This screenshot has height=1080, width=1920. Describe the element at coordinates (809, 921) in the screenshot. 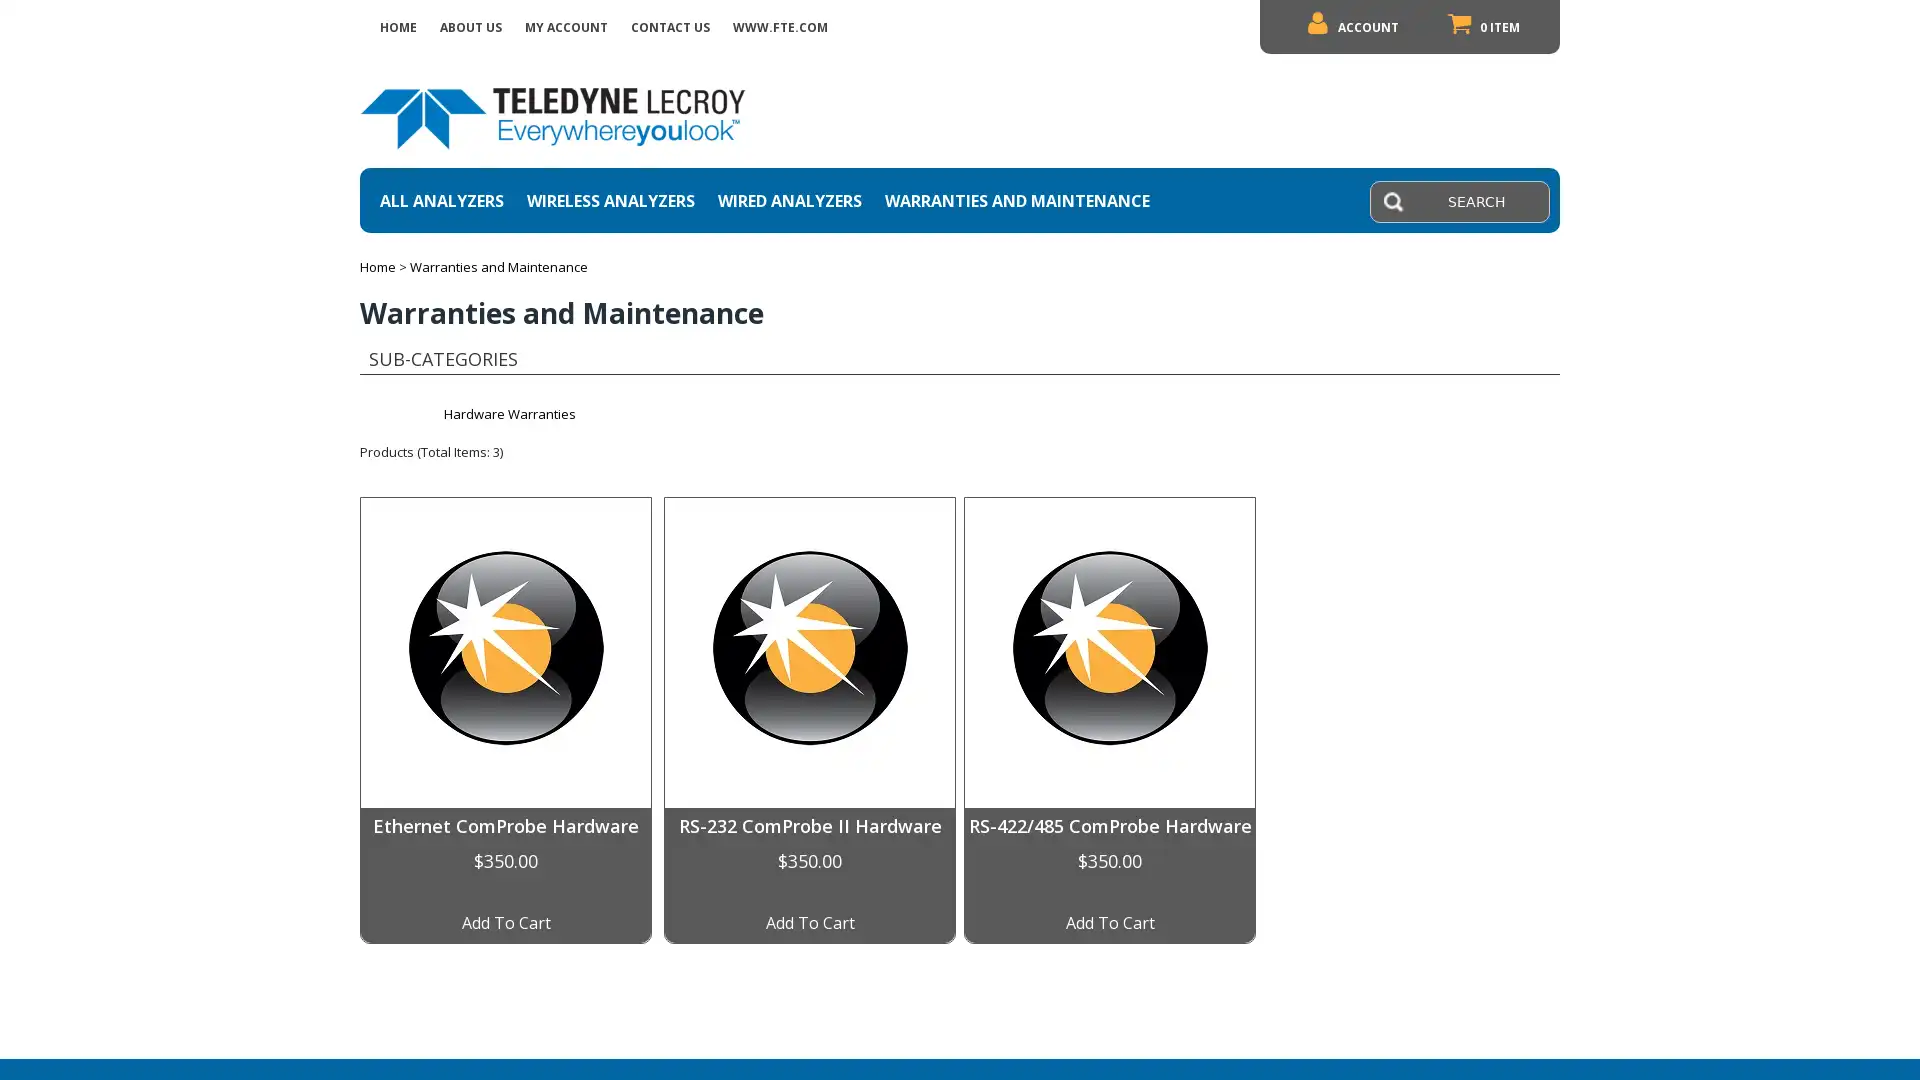

I see `Add To Cart` at that location.